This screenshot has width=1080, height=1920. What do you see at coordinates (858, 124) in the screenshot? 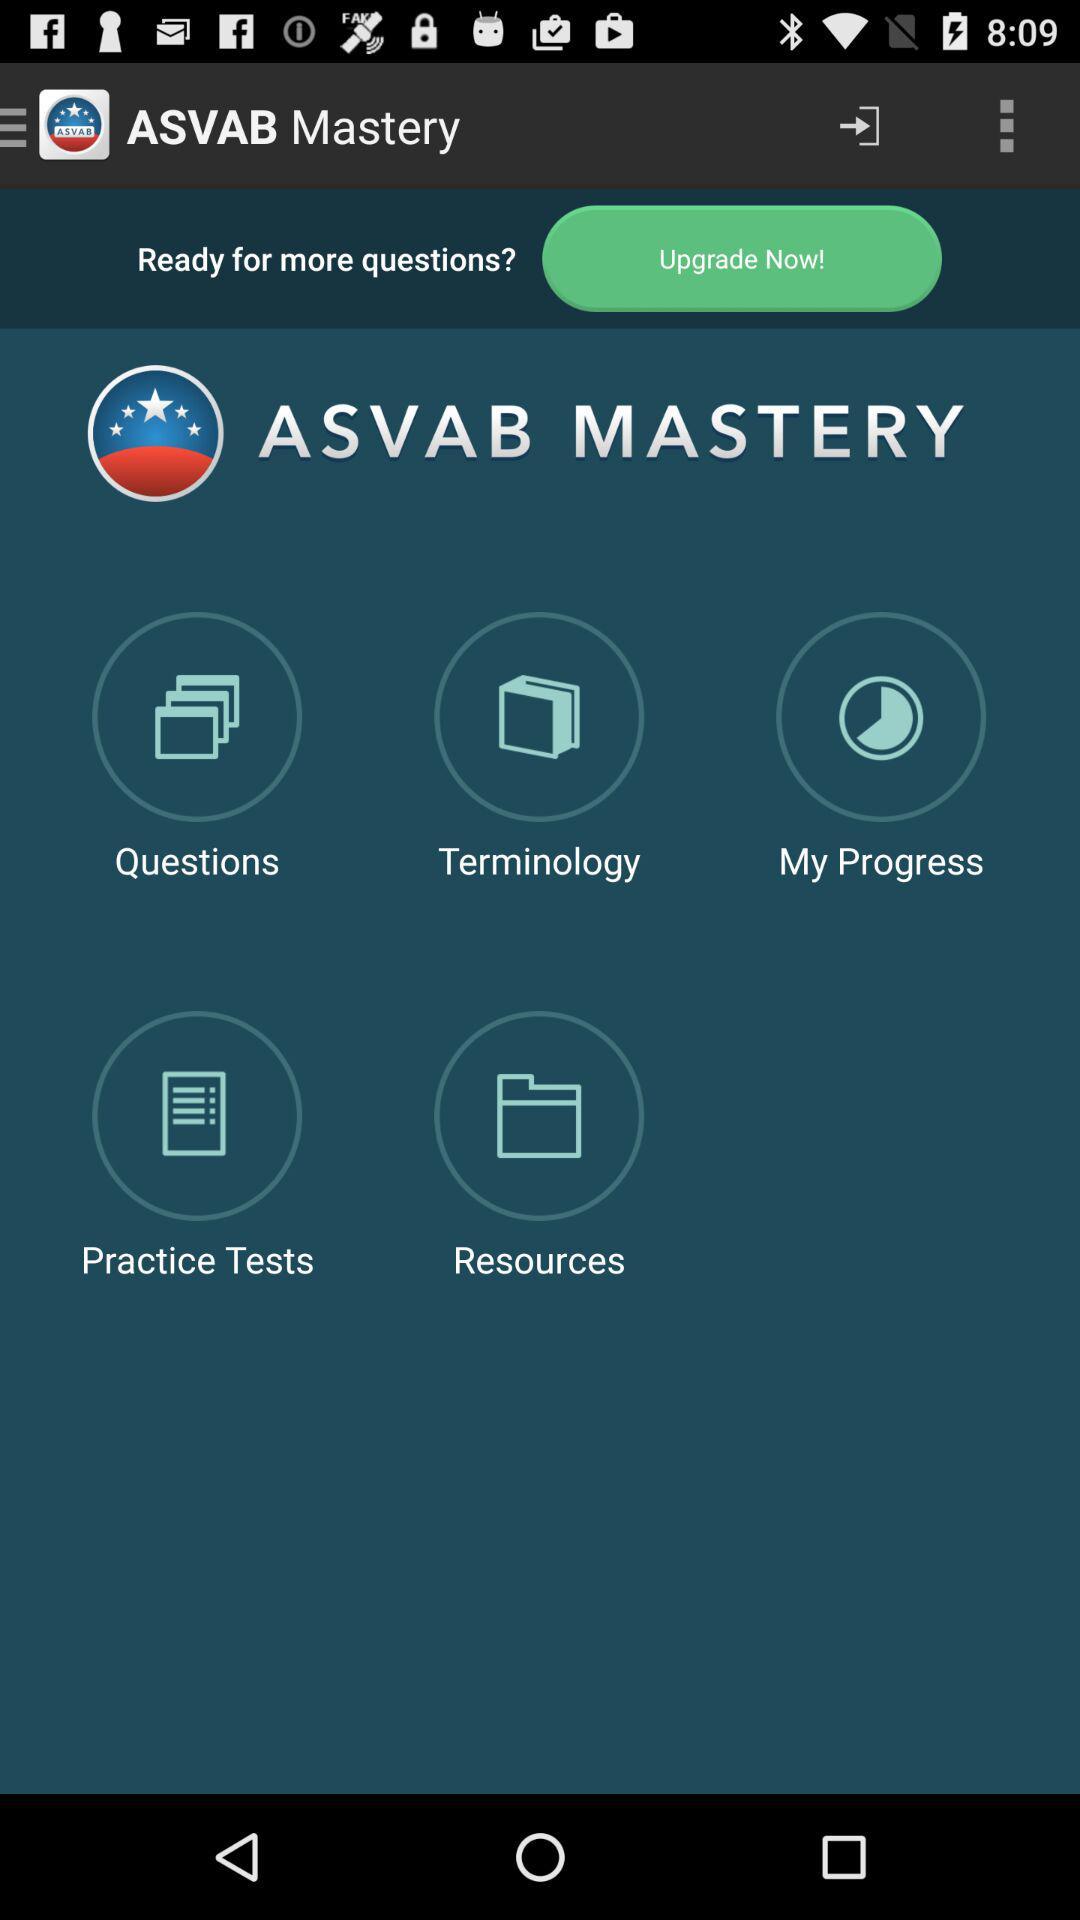
I see `the icon which is to the immediate left of more options icon` at bounding box center [858, 124].